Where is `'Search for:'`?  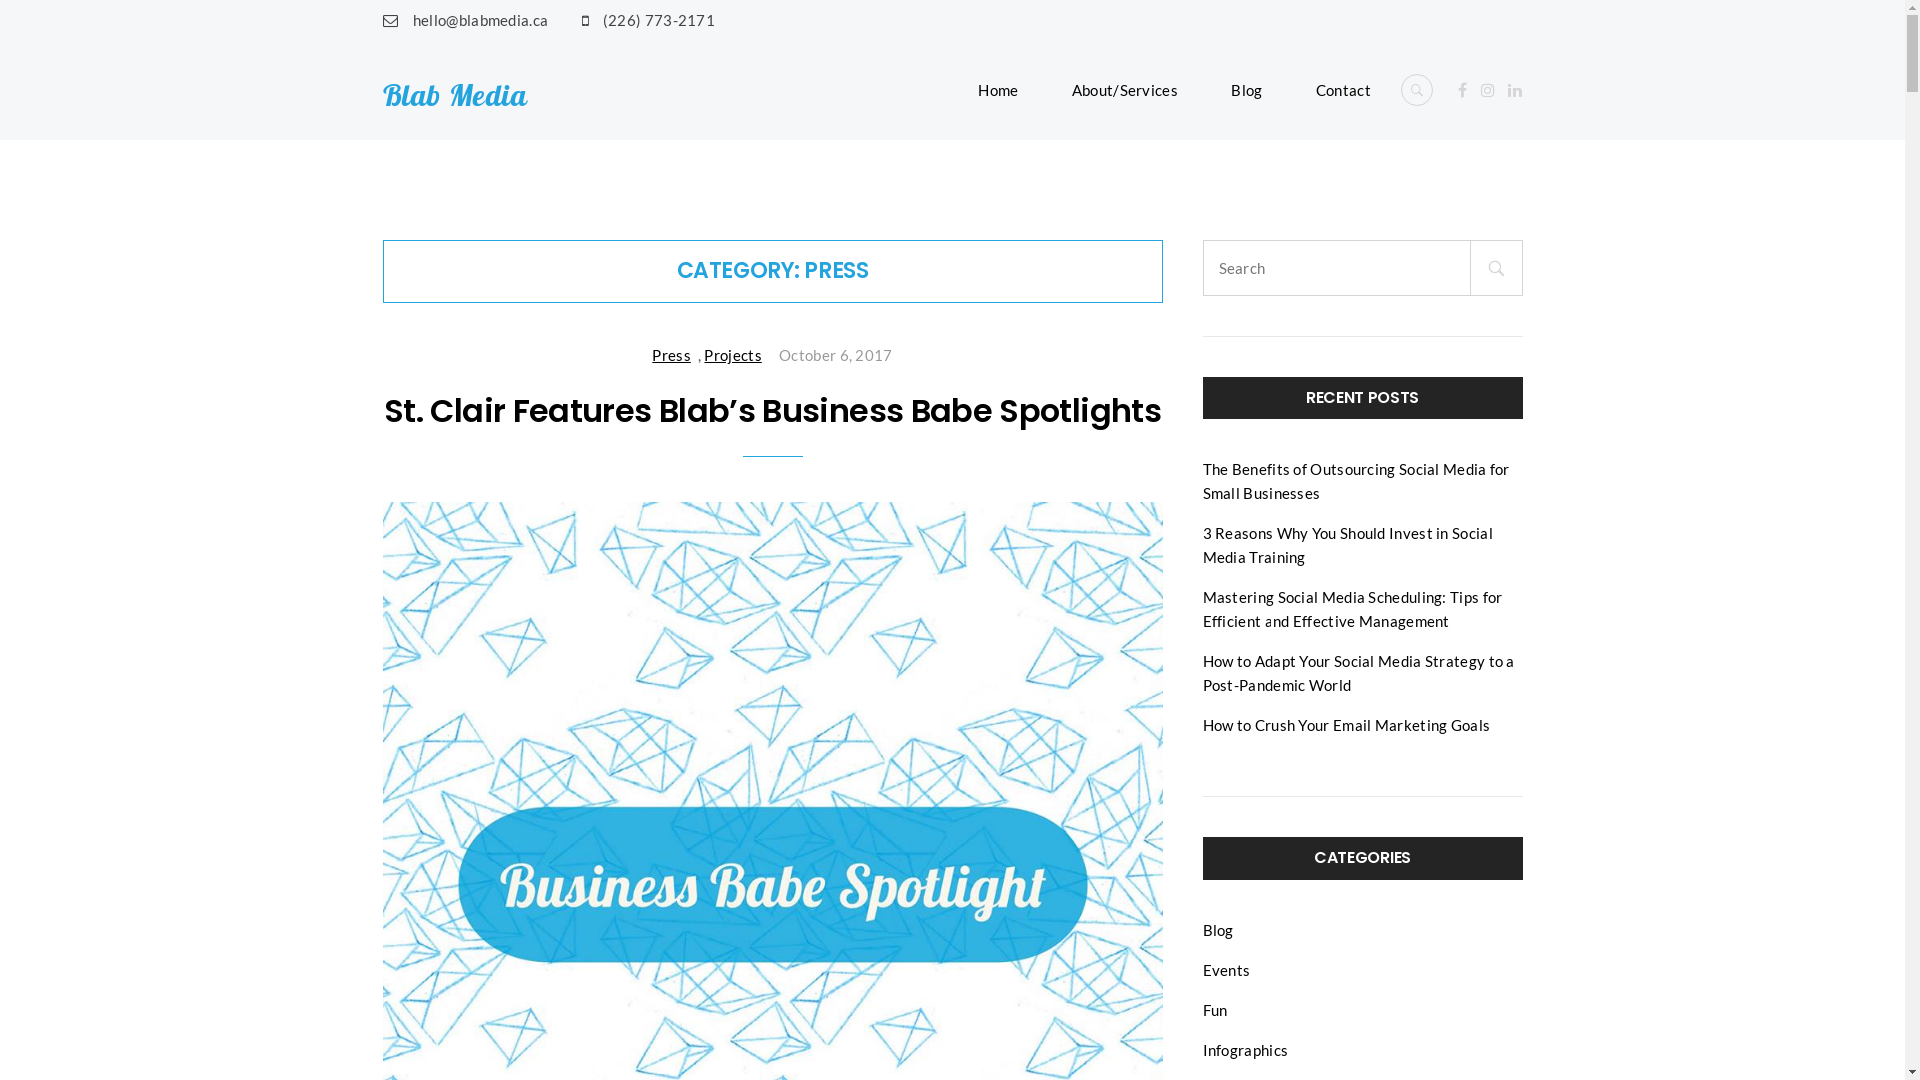
'Search for:' is located at coordinates (1304, 266).